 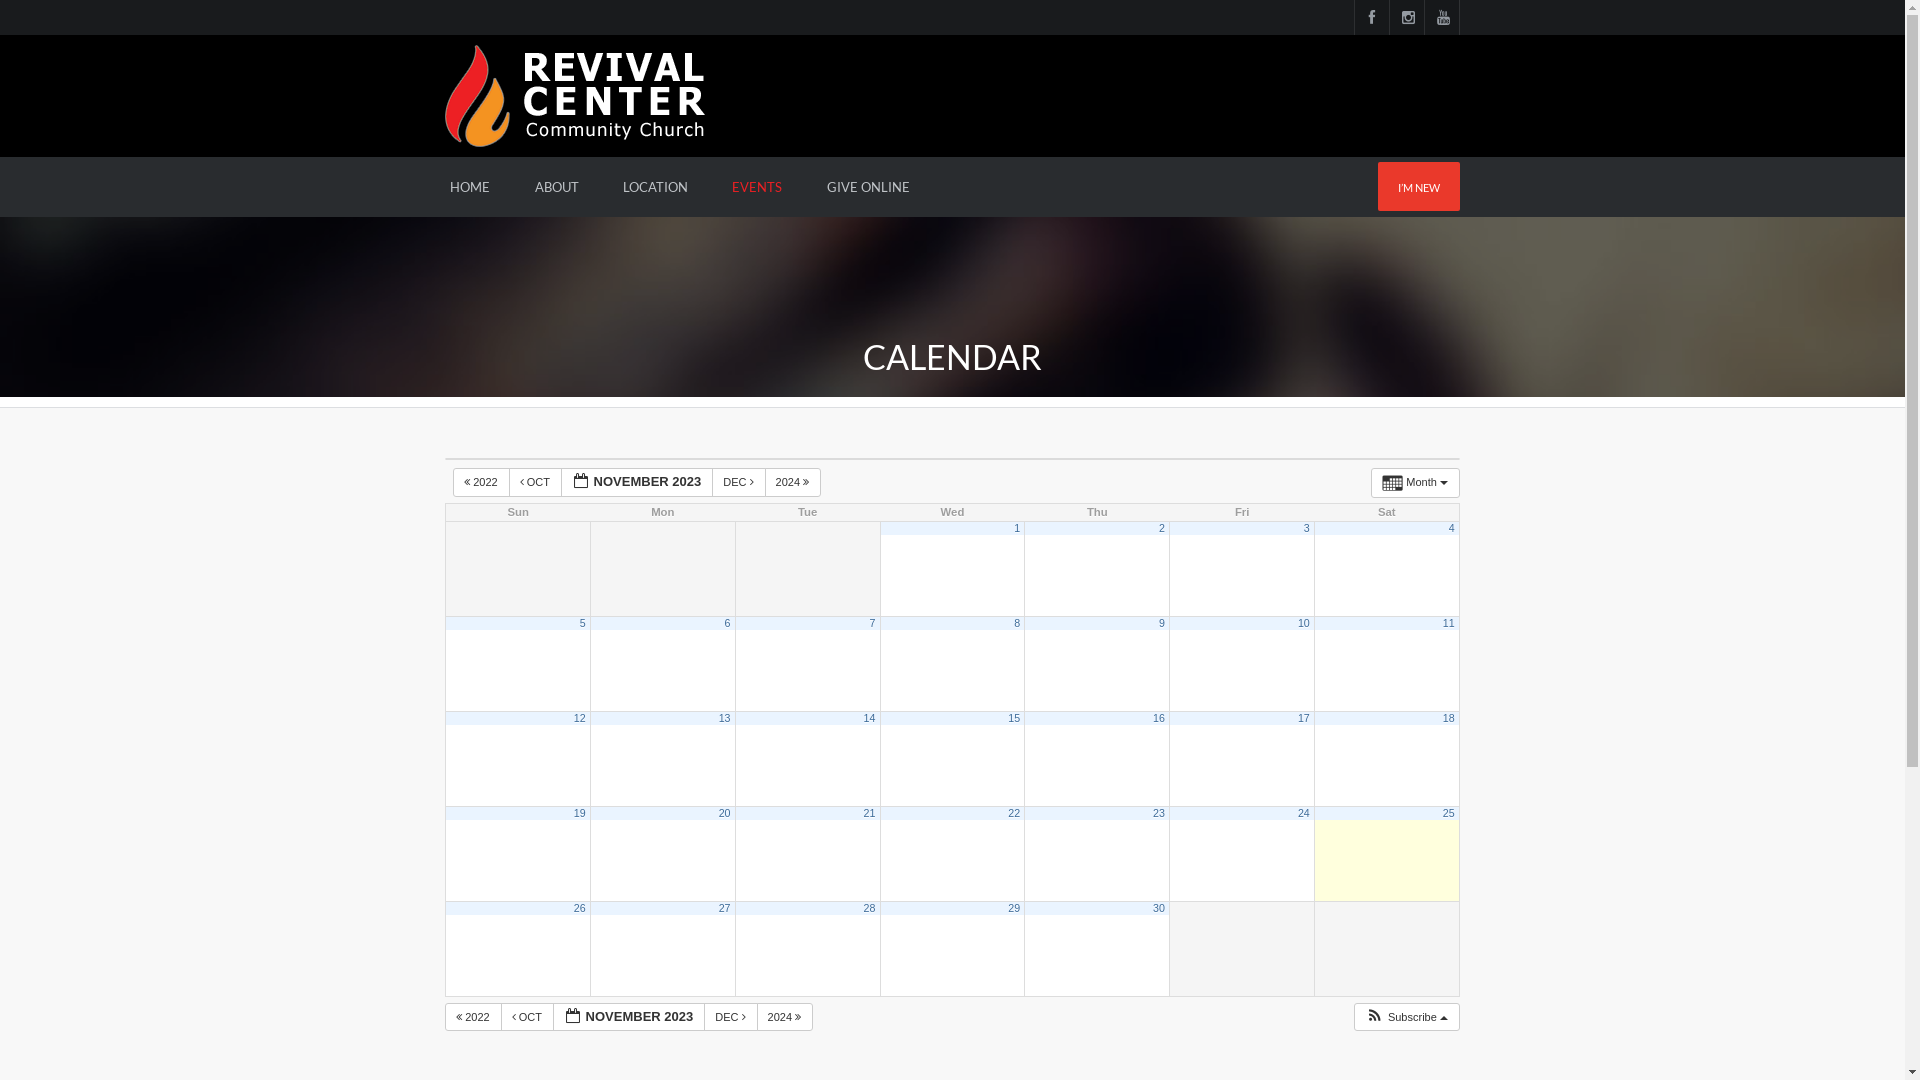 What do you see at coordinates (579, 622) in the screenshot?
I see `'5'` at bounding box center [579, 622].